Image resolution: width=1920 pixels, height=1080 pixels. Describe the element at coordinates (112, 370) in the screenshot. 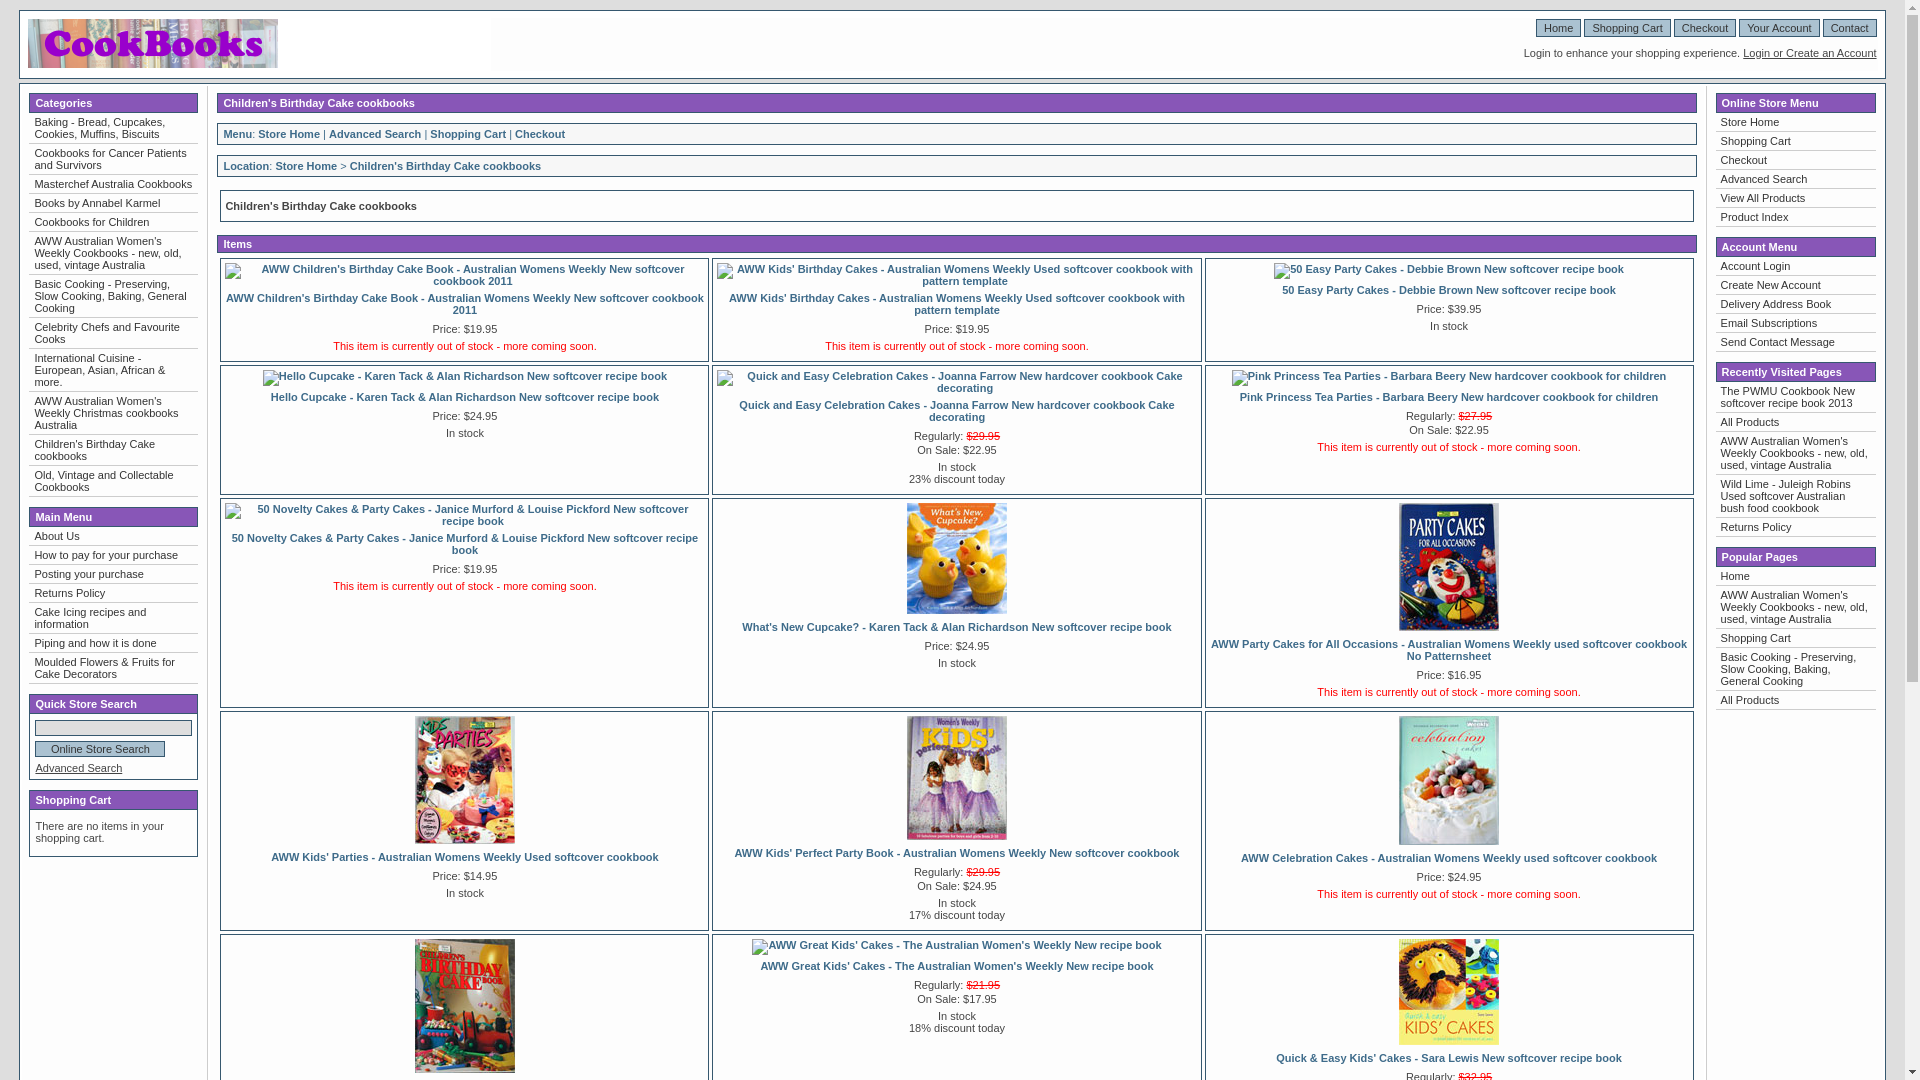

I see `'International Cuisine - European, Asian, African & more.'` at that location.